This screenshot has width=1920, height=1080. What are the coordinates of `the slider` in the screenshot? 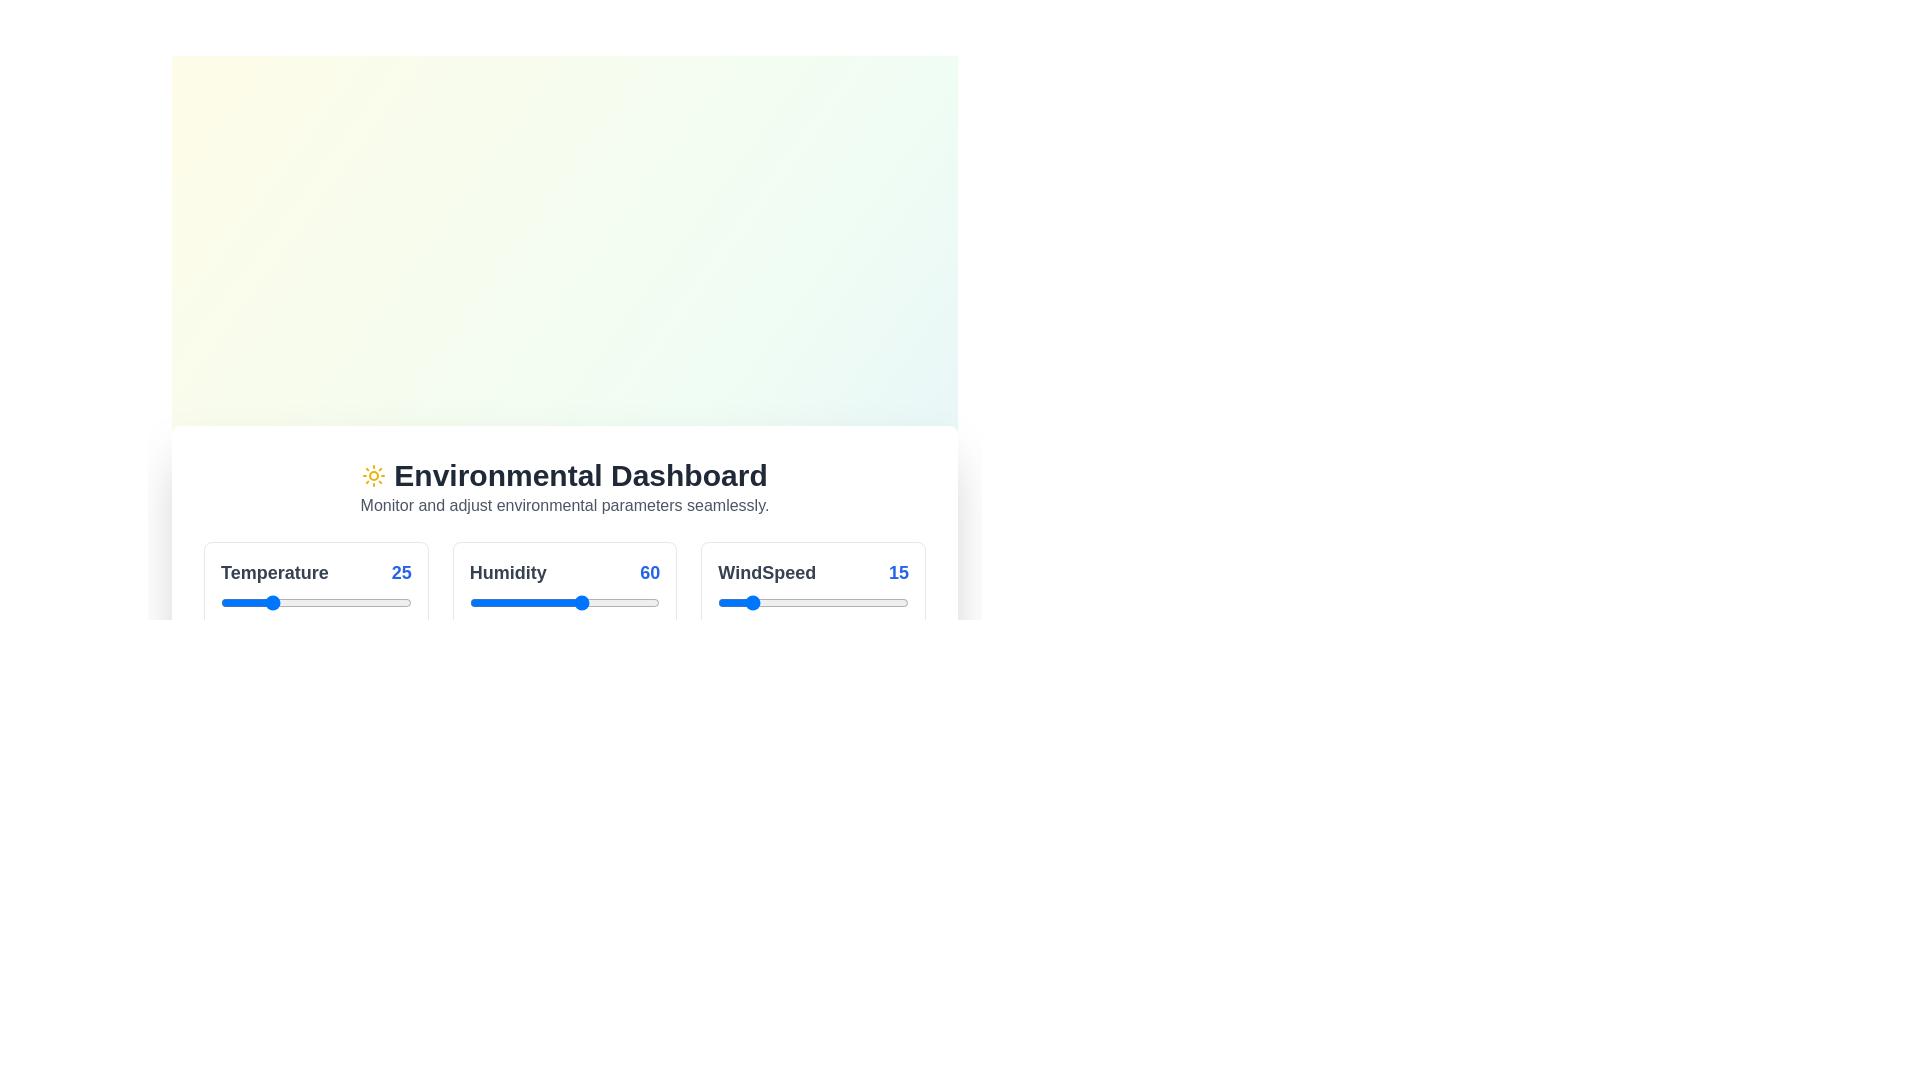 It's located at (343, 601).